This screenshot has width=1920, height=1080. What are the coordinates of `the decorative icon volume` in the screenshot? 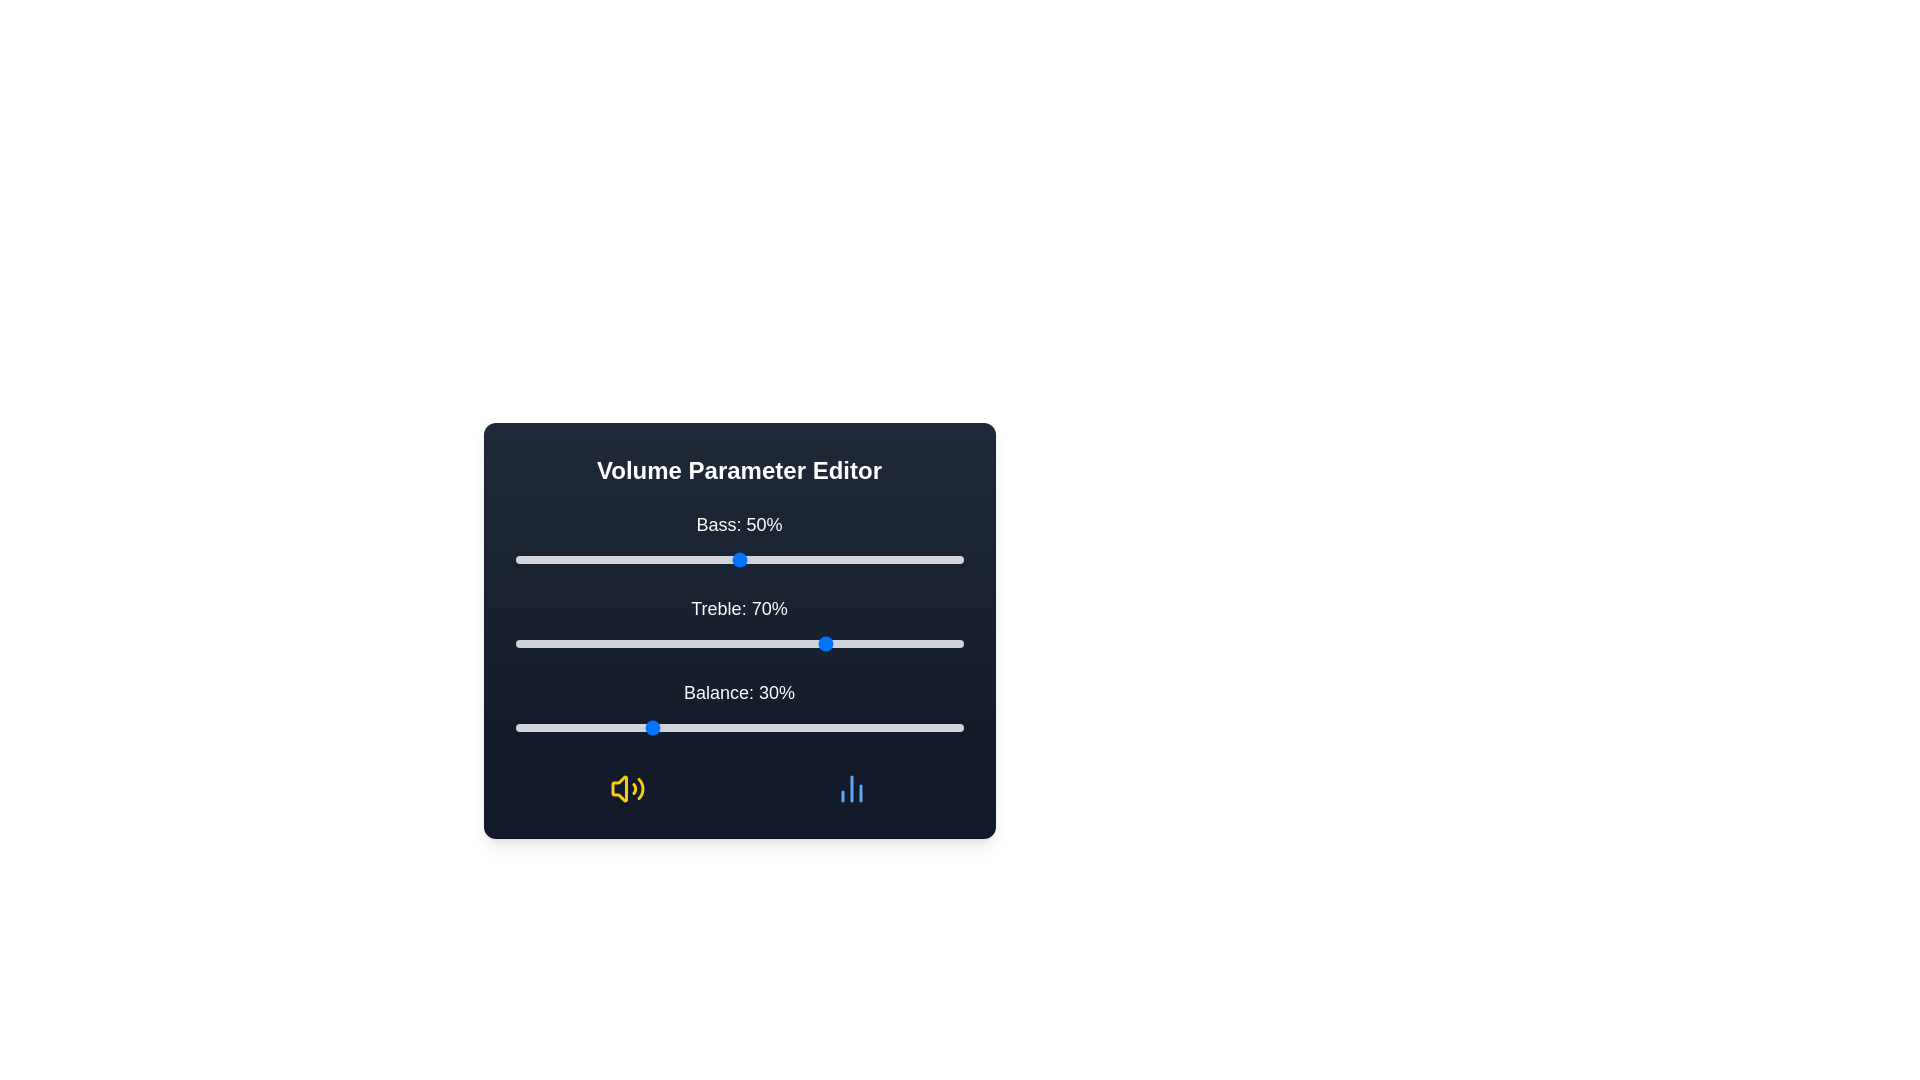 It's located at (626, 788).